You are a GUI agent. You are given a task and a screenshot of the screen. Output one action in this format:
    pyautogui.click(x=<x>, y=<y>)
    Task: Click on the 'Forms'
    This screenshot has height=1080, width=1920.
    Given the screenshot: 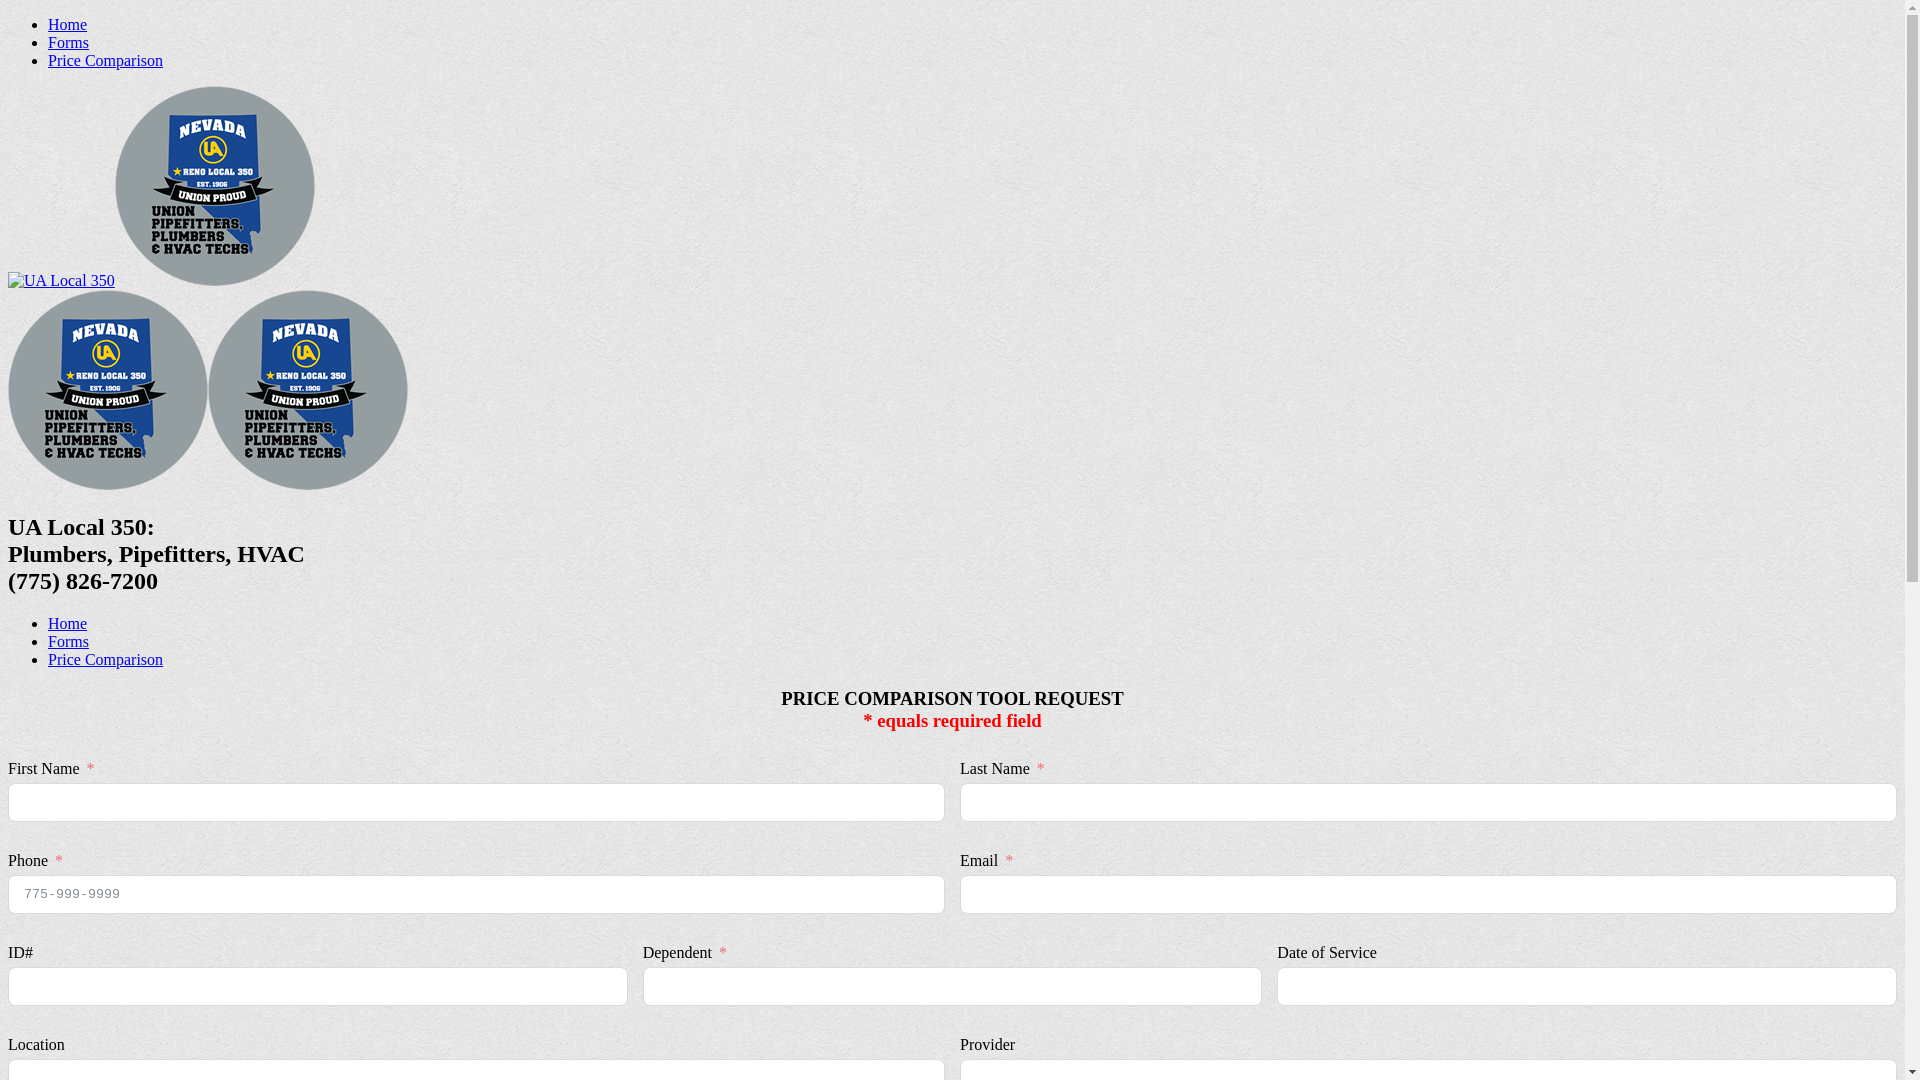 What is the action you would take?
    pyautogui.click(x=68, y=641)
    